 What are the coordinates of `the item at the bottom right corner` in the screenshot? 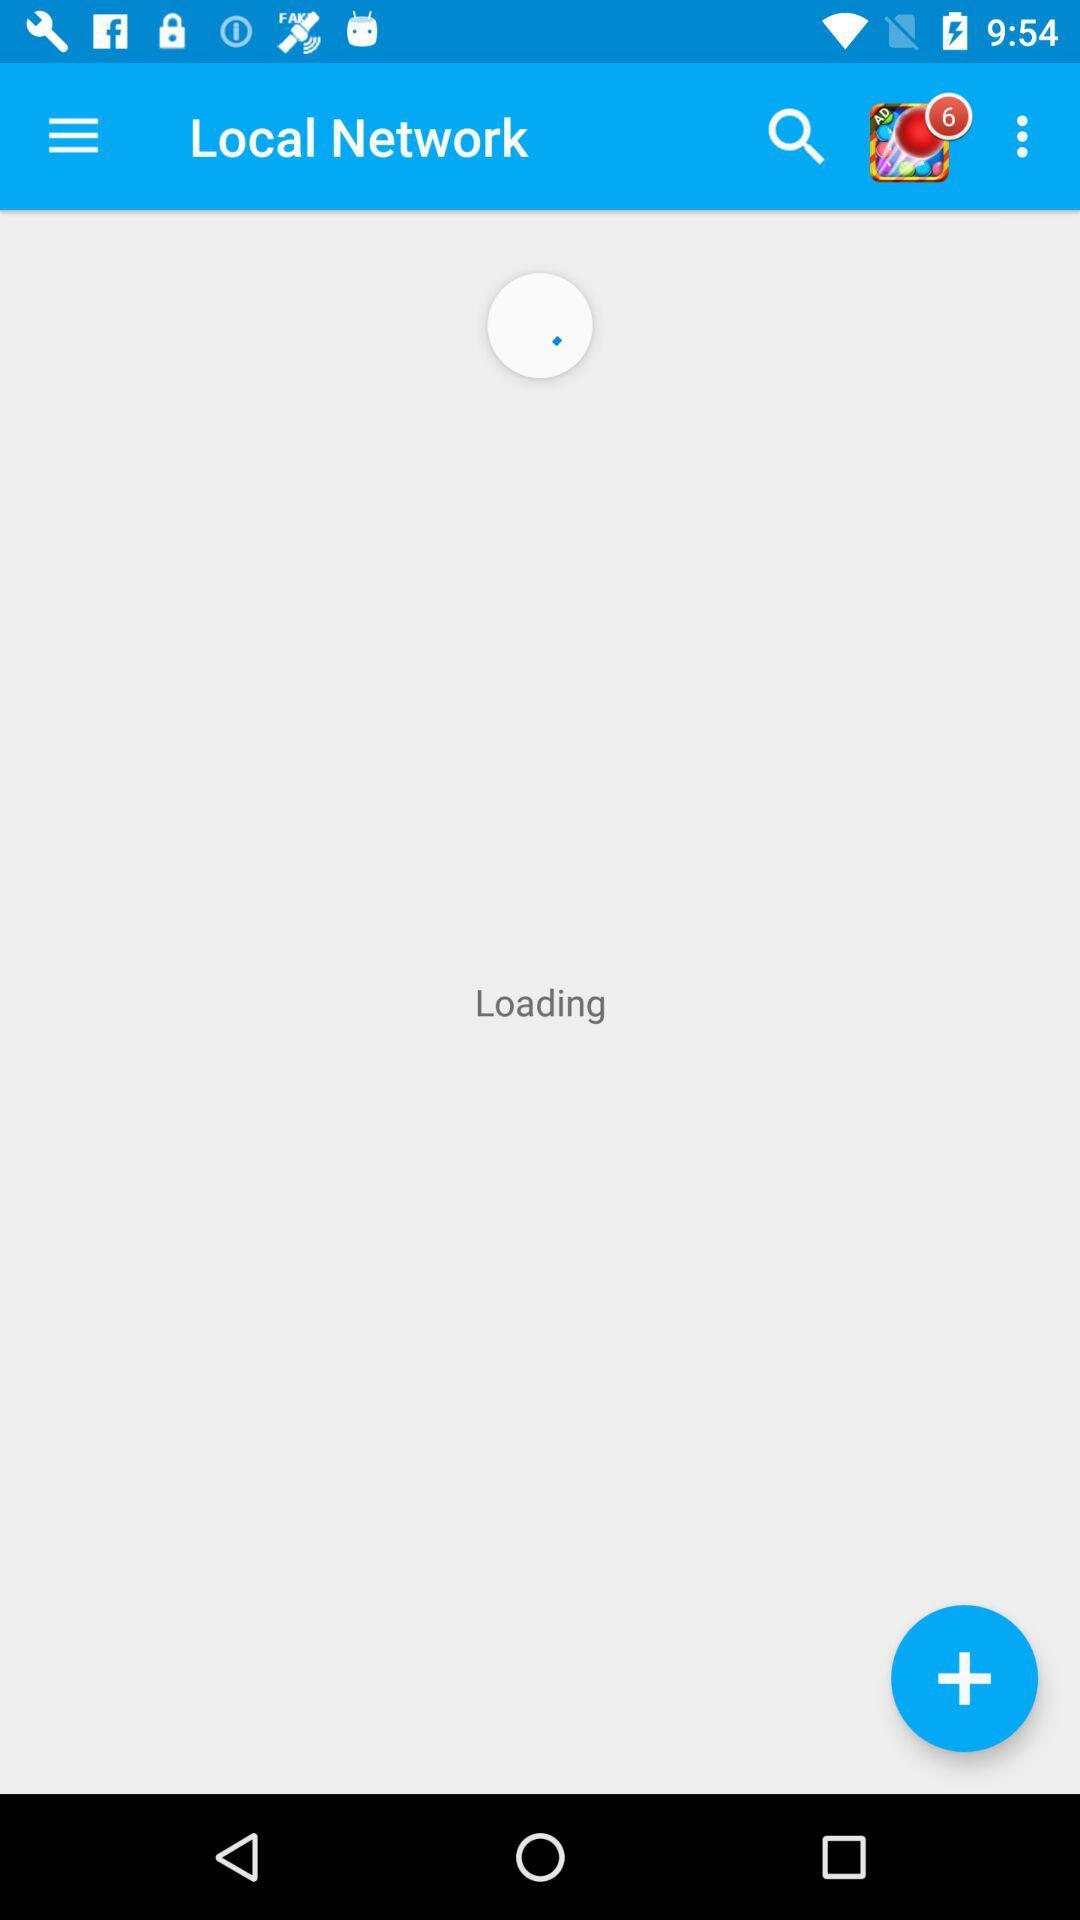 It's located at (963, 1678).